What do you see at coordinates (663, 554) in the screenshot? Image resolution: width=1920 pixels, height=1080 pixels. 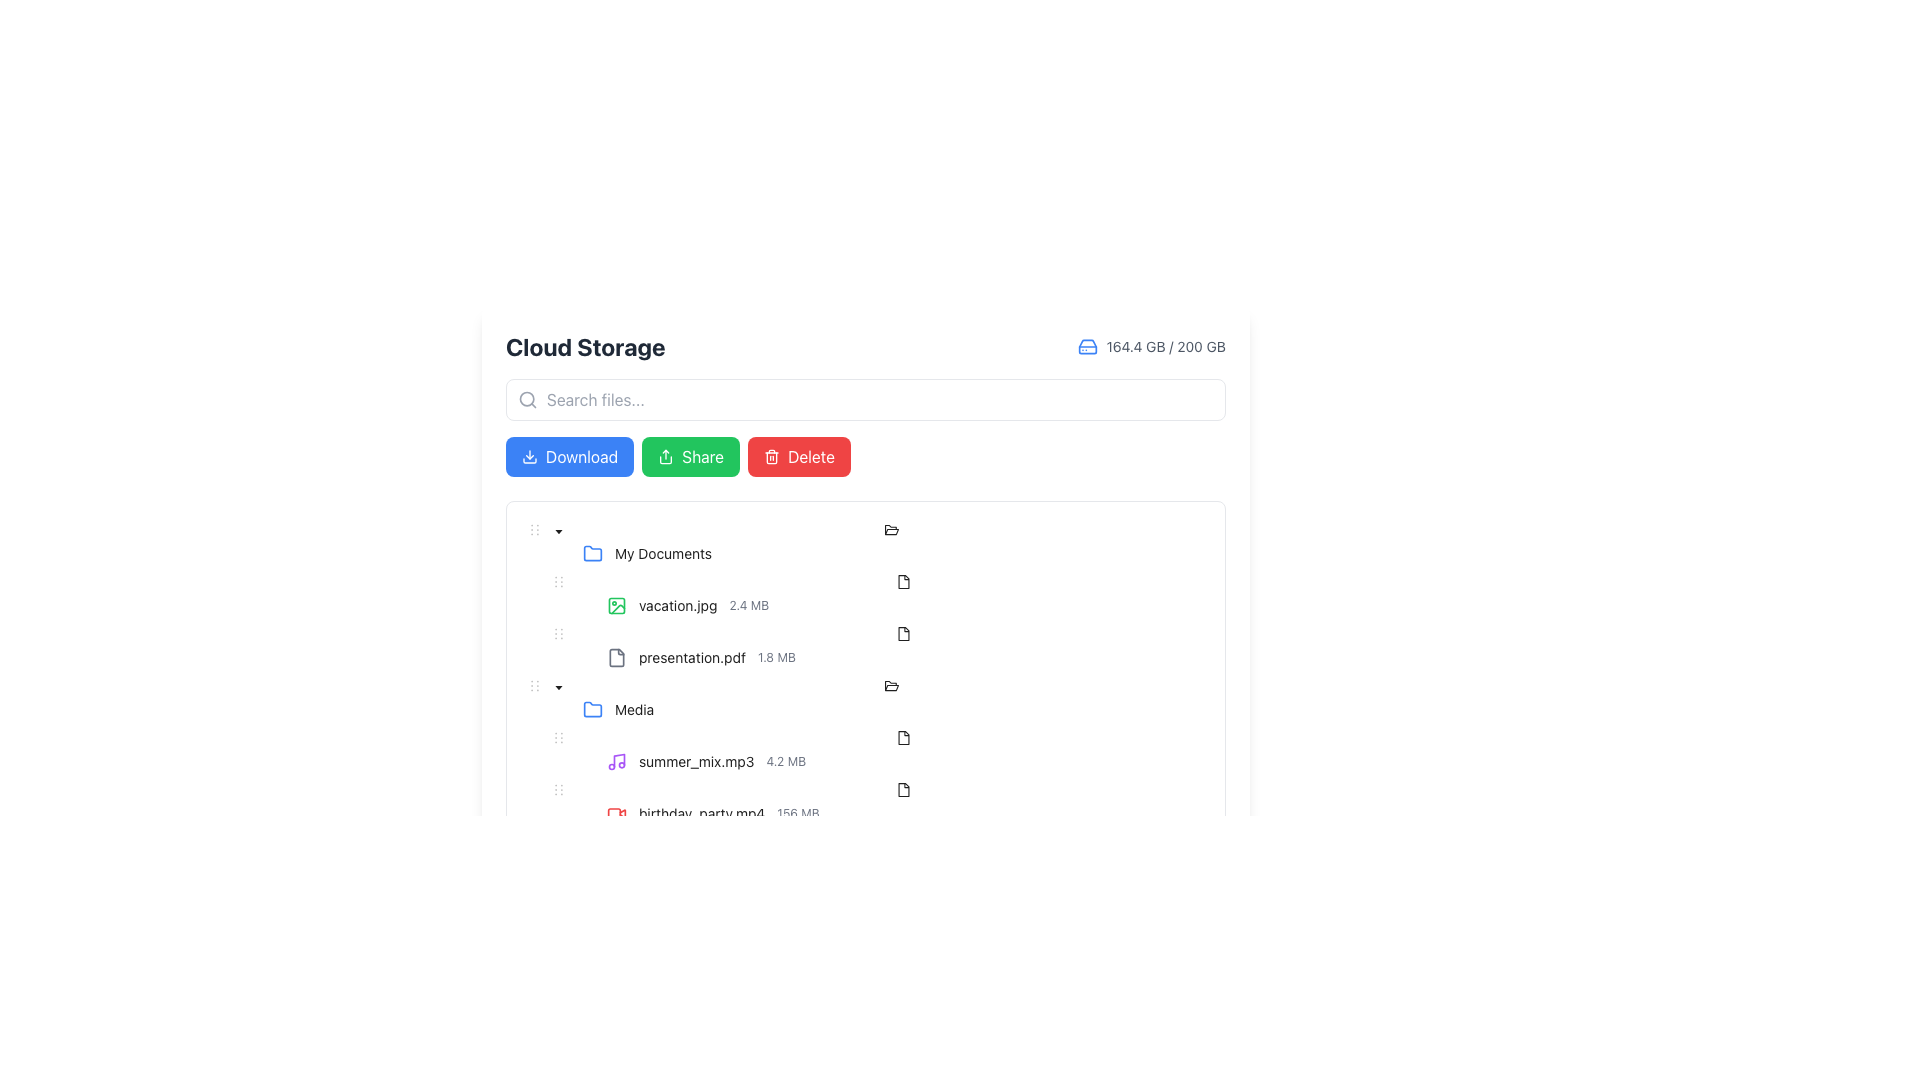 I see `the 'My Documents' label, which is styled in a sans-serif font and appears in black color, located next to a blue folder icon` at bounding box center [663, 554].